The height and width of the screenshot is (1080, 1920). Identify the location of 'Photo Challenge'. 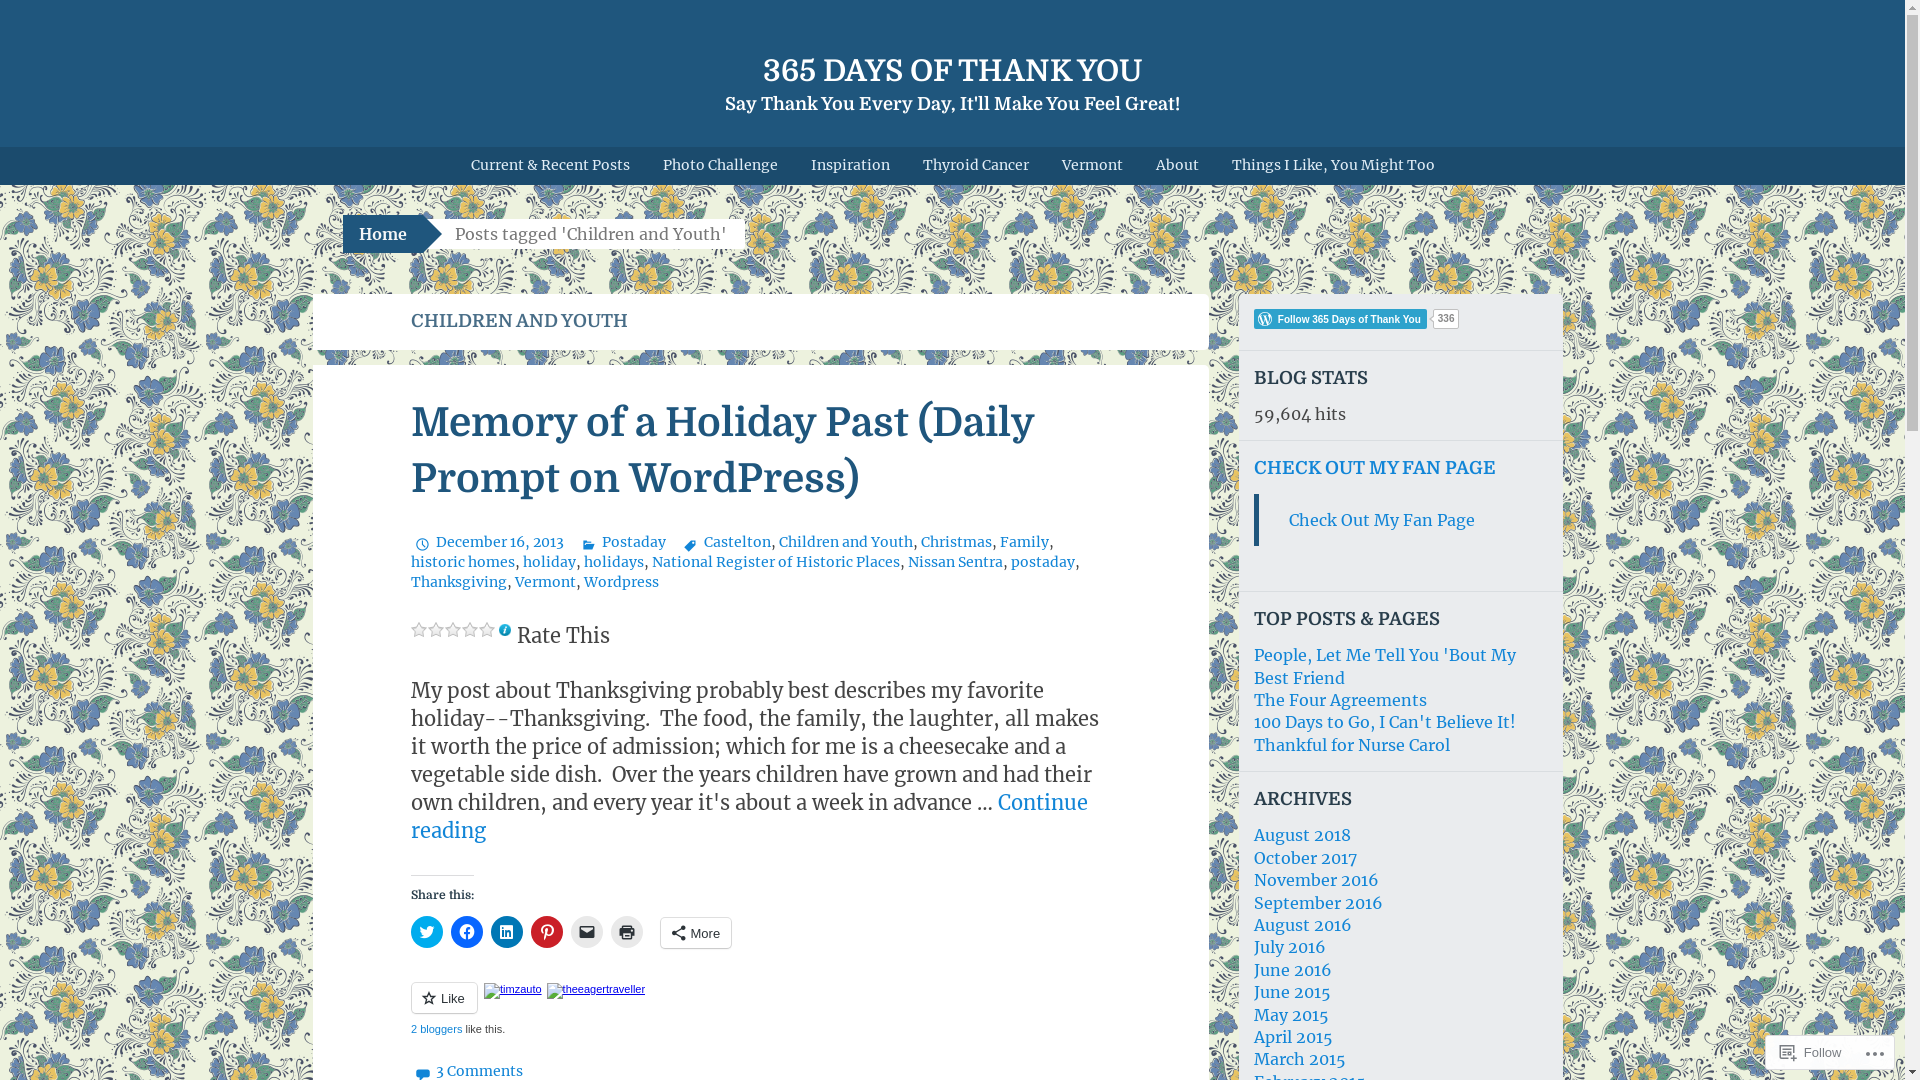
(720, 164).